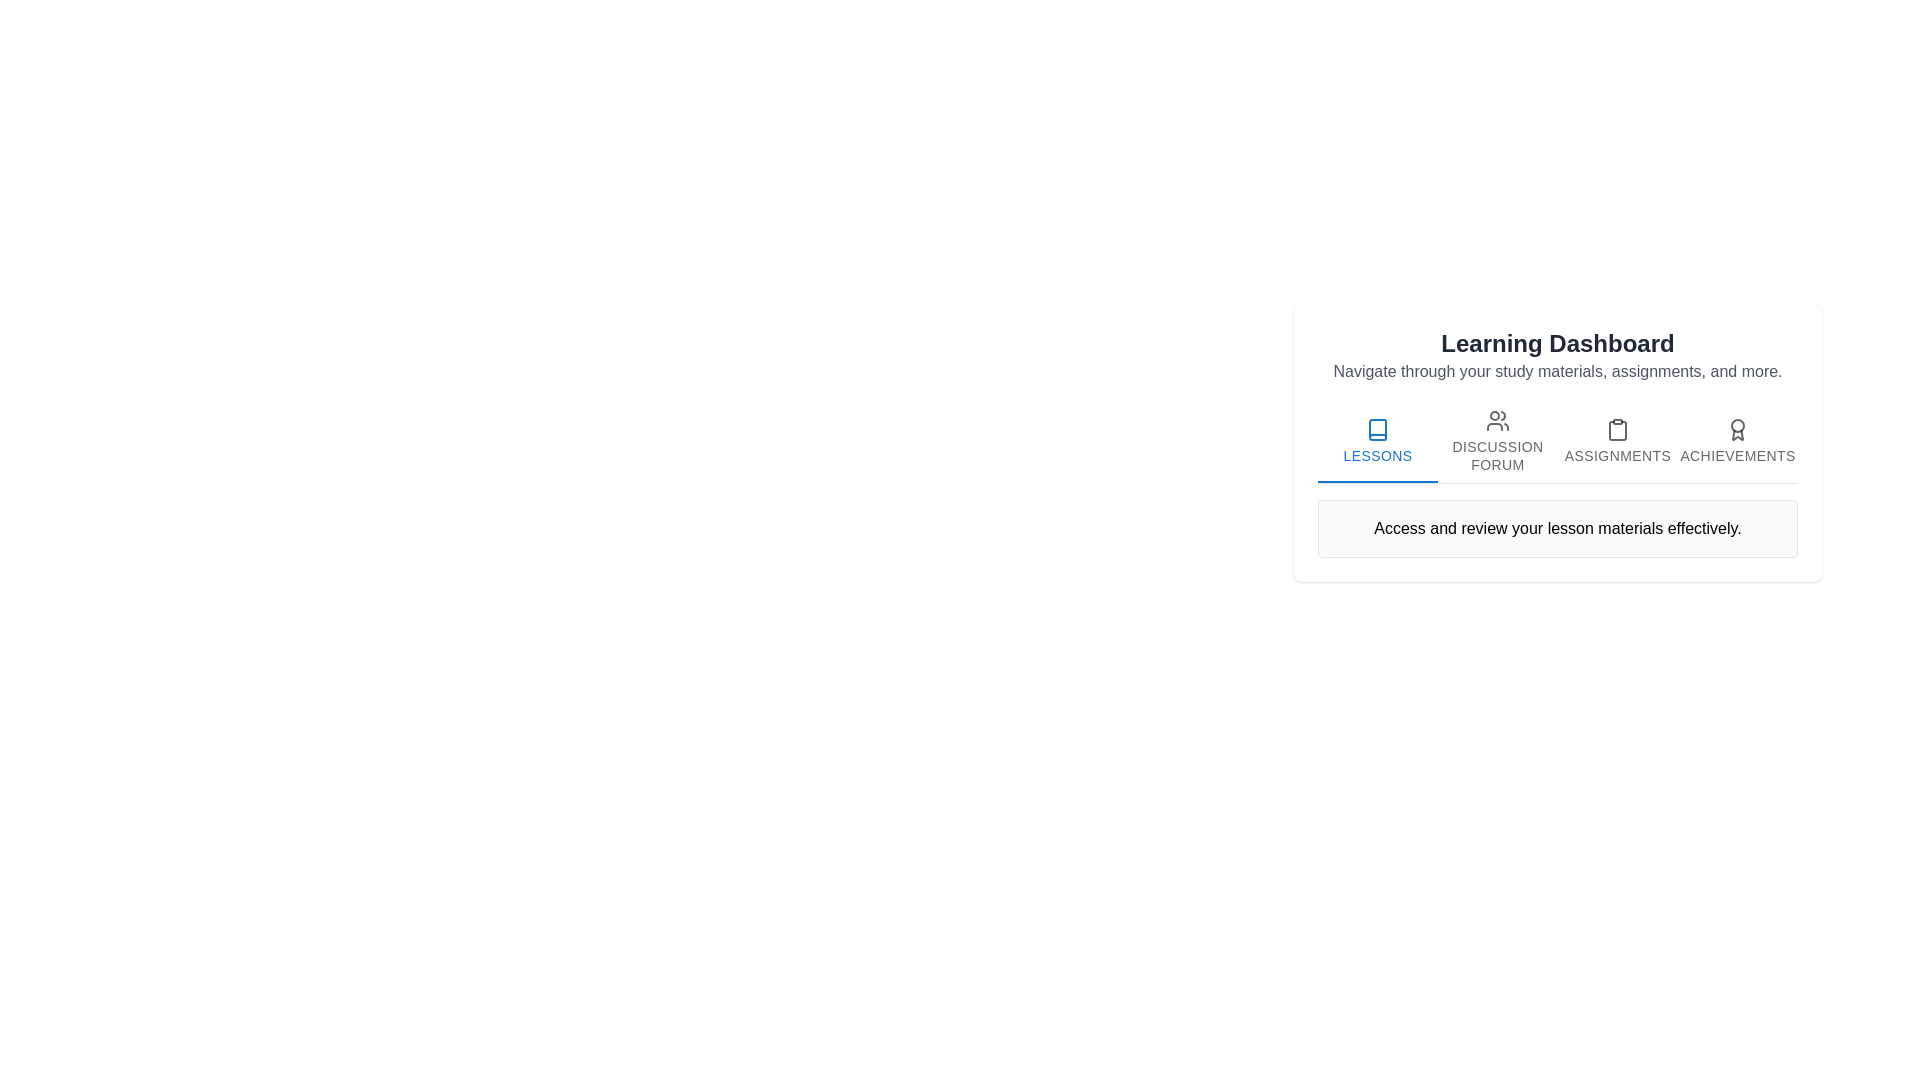 The width and height of the screenshot is (1920, 1080). What do you see at coordinates (1736, 427) in the screenshot?
I see `the tab navigation by clicking on the award or medal icon located in the 'Achievements' tab` at bounding box center [1736, 427].